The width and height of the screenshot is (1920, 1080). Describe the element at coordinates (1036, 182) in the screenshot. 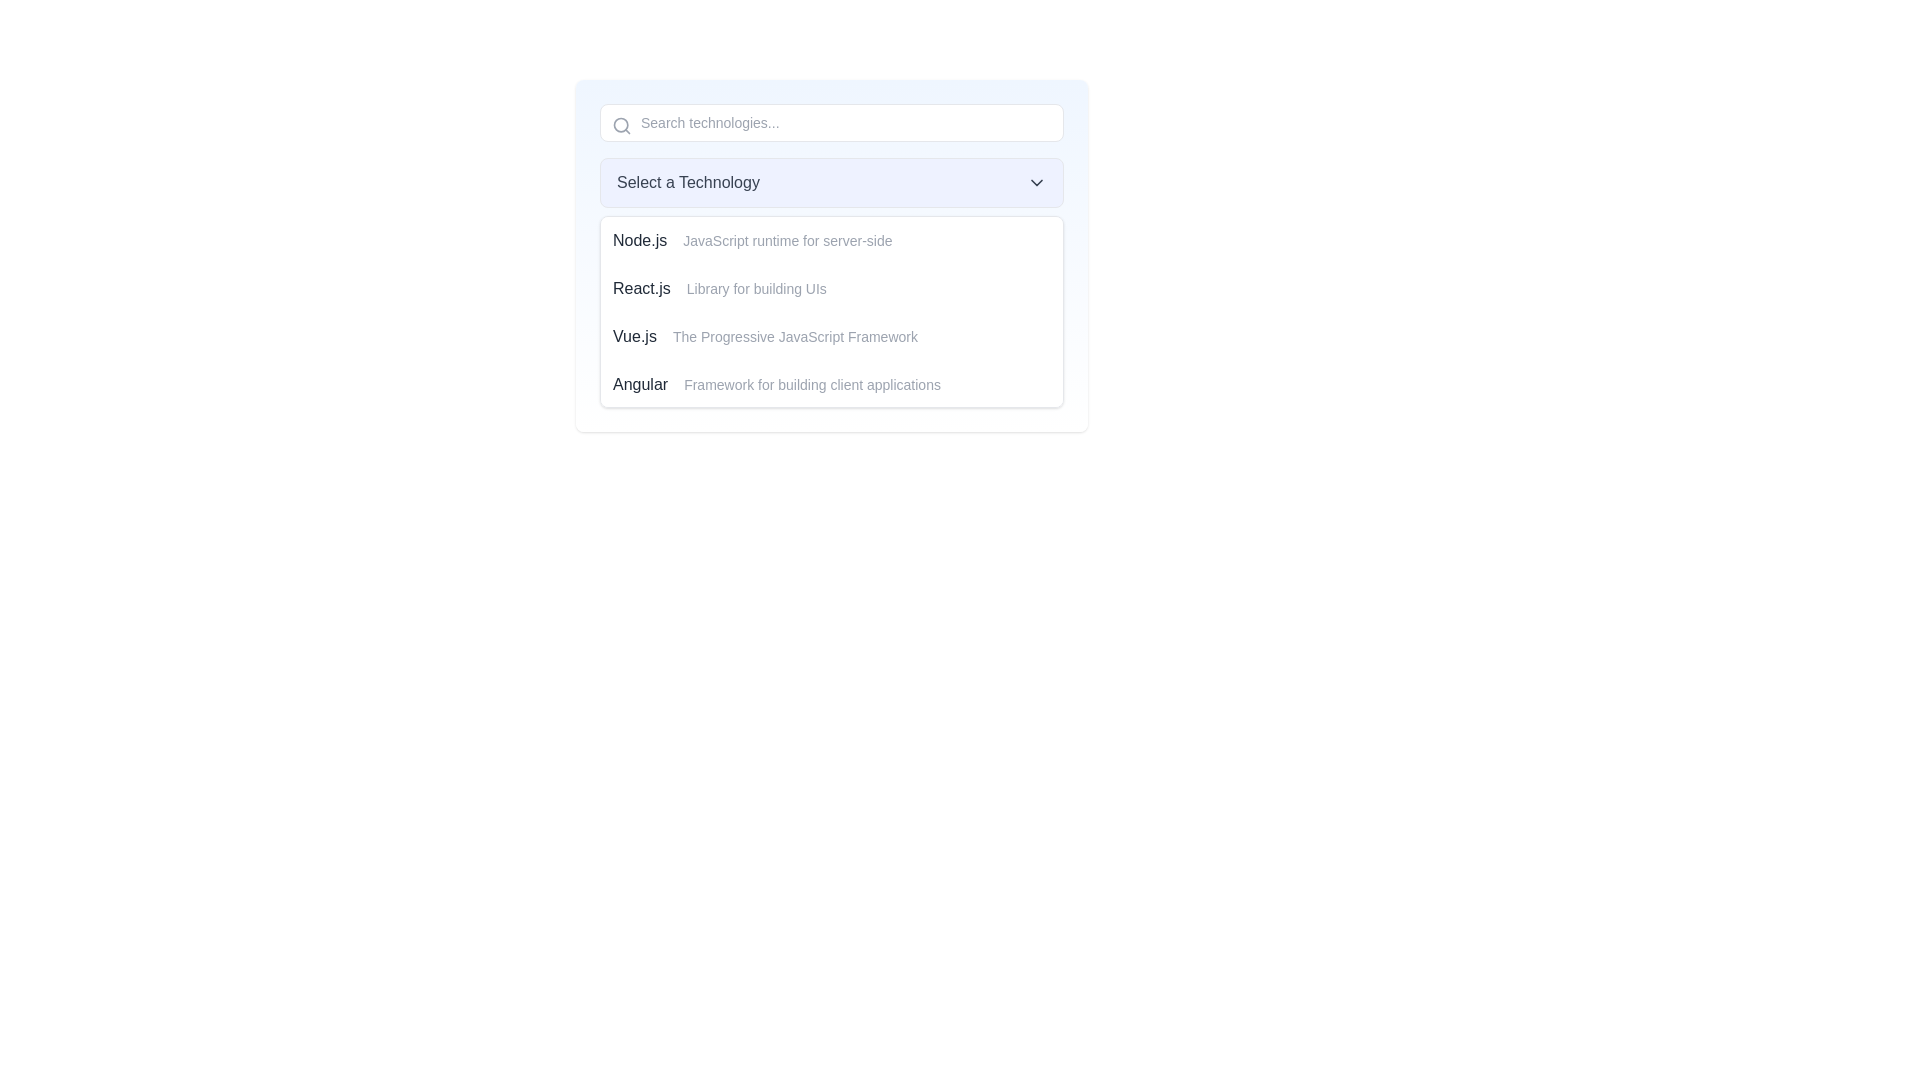

I see `the downwards-pointing chevron icon styled in a black outline, which indicates expandability, located to the far right of the 'Select a Technology' button` at that location.